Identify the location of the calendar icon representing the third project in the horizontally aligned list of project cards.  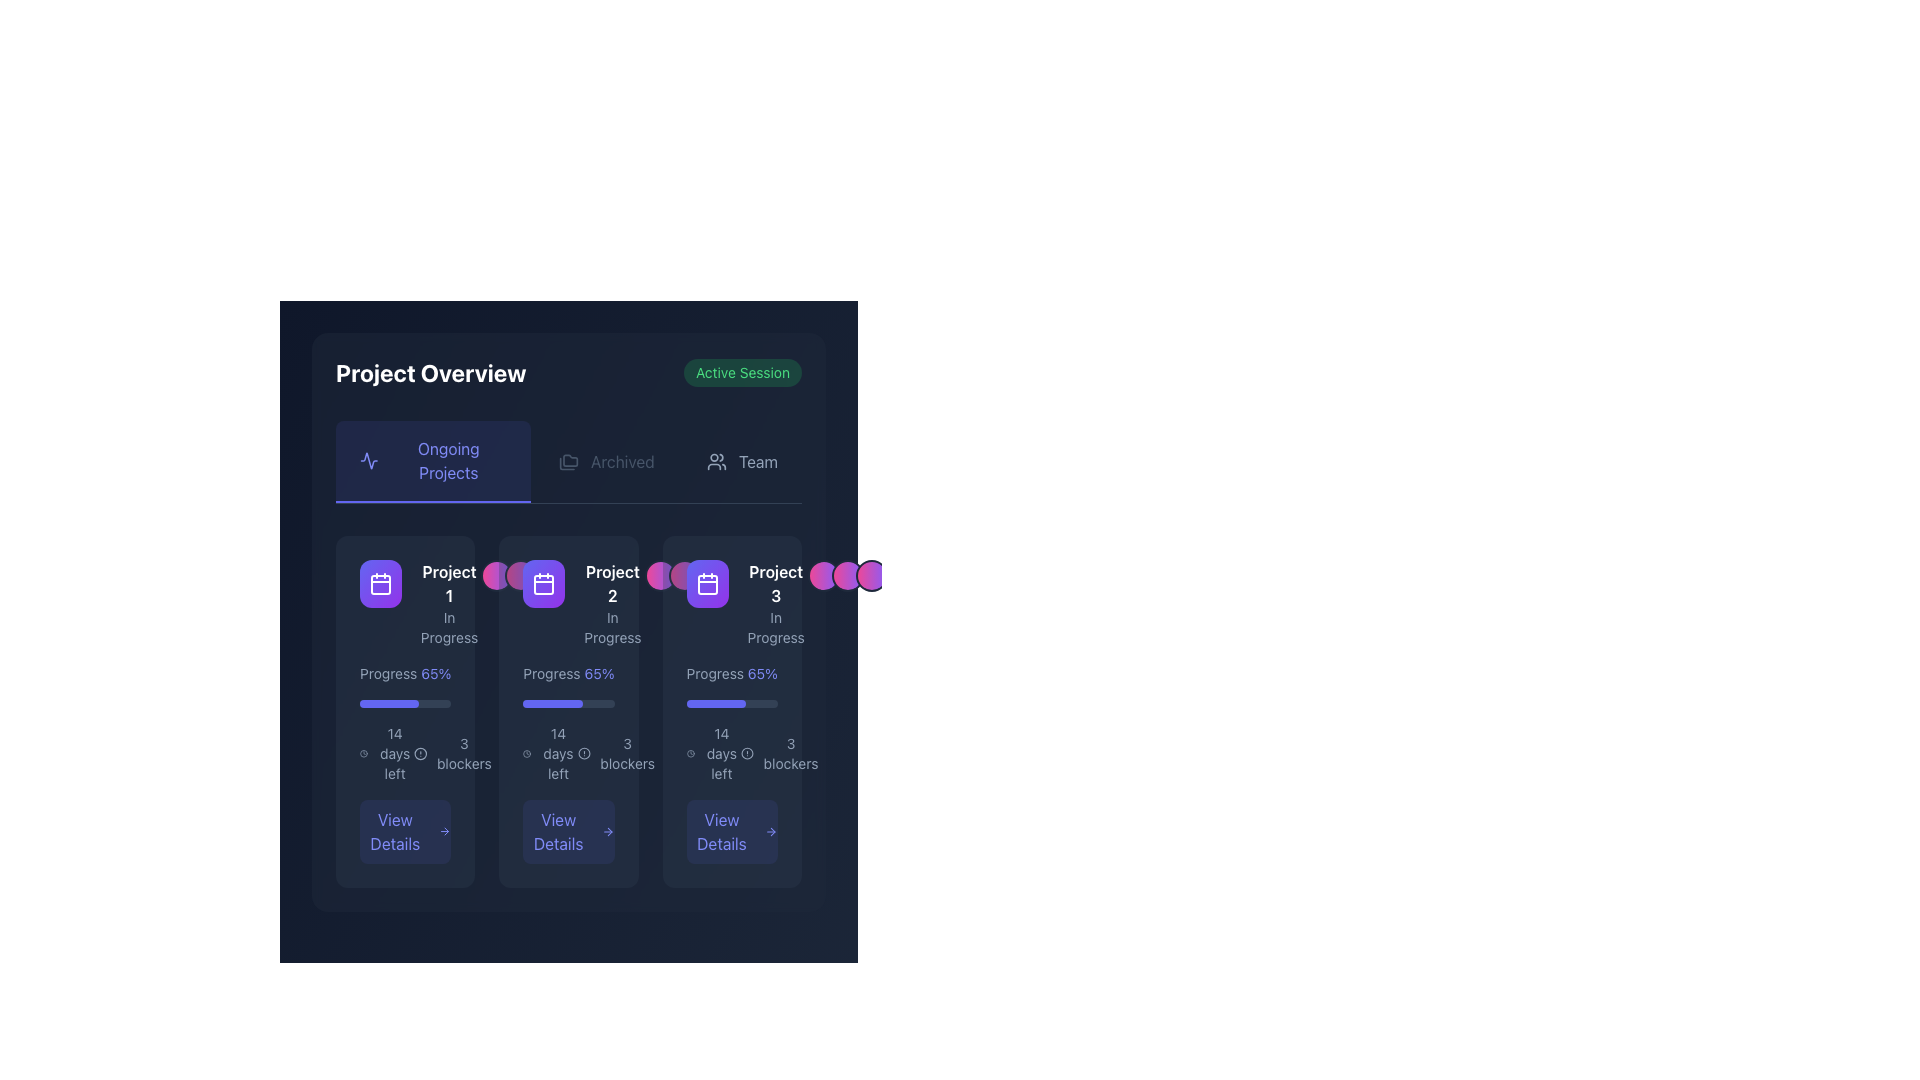
(707, 583).